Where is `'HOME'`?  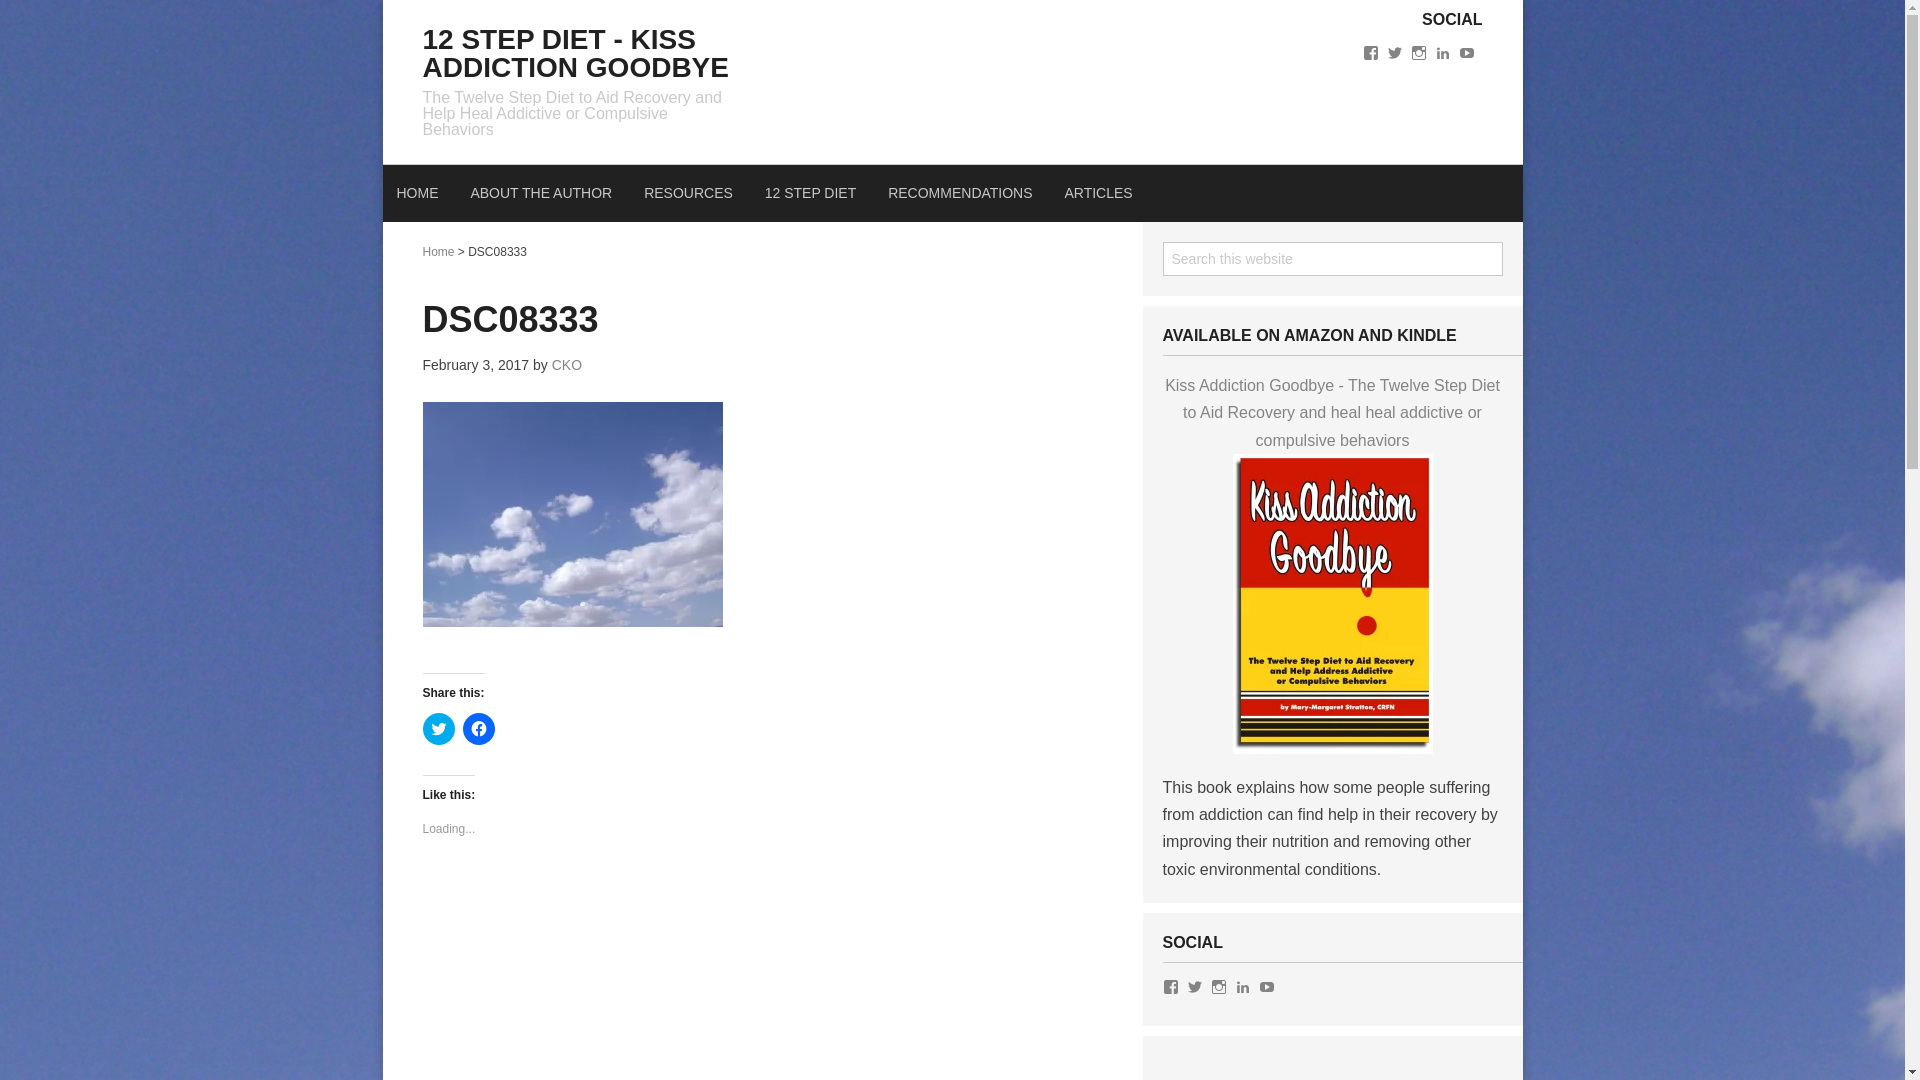 'HOME' is located at coordinates (416, 193).